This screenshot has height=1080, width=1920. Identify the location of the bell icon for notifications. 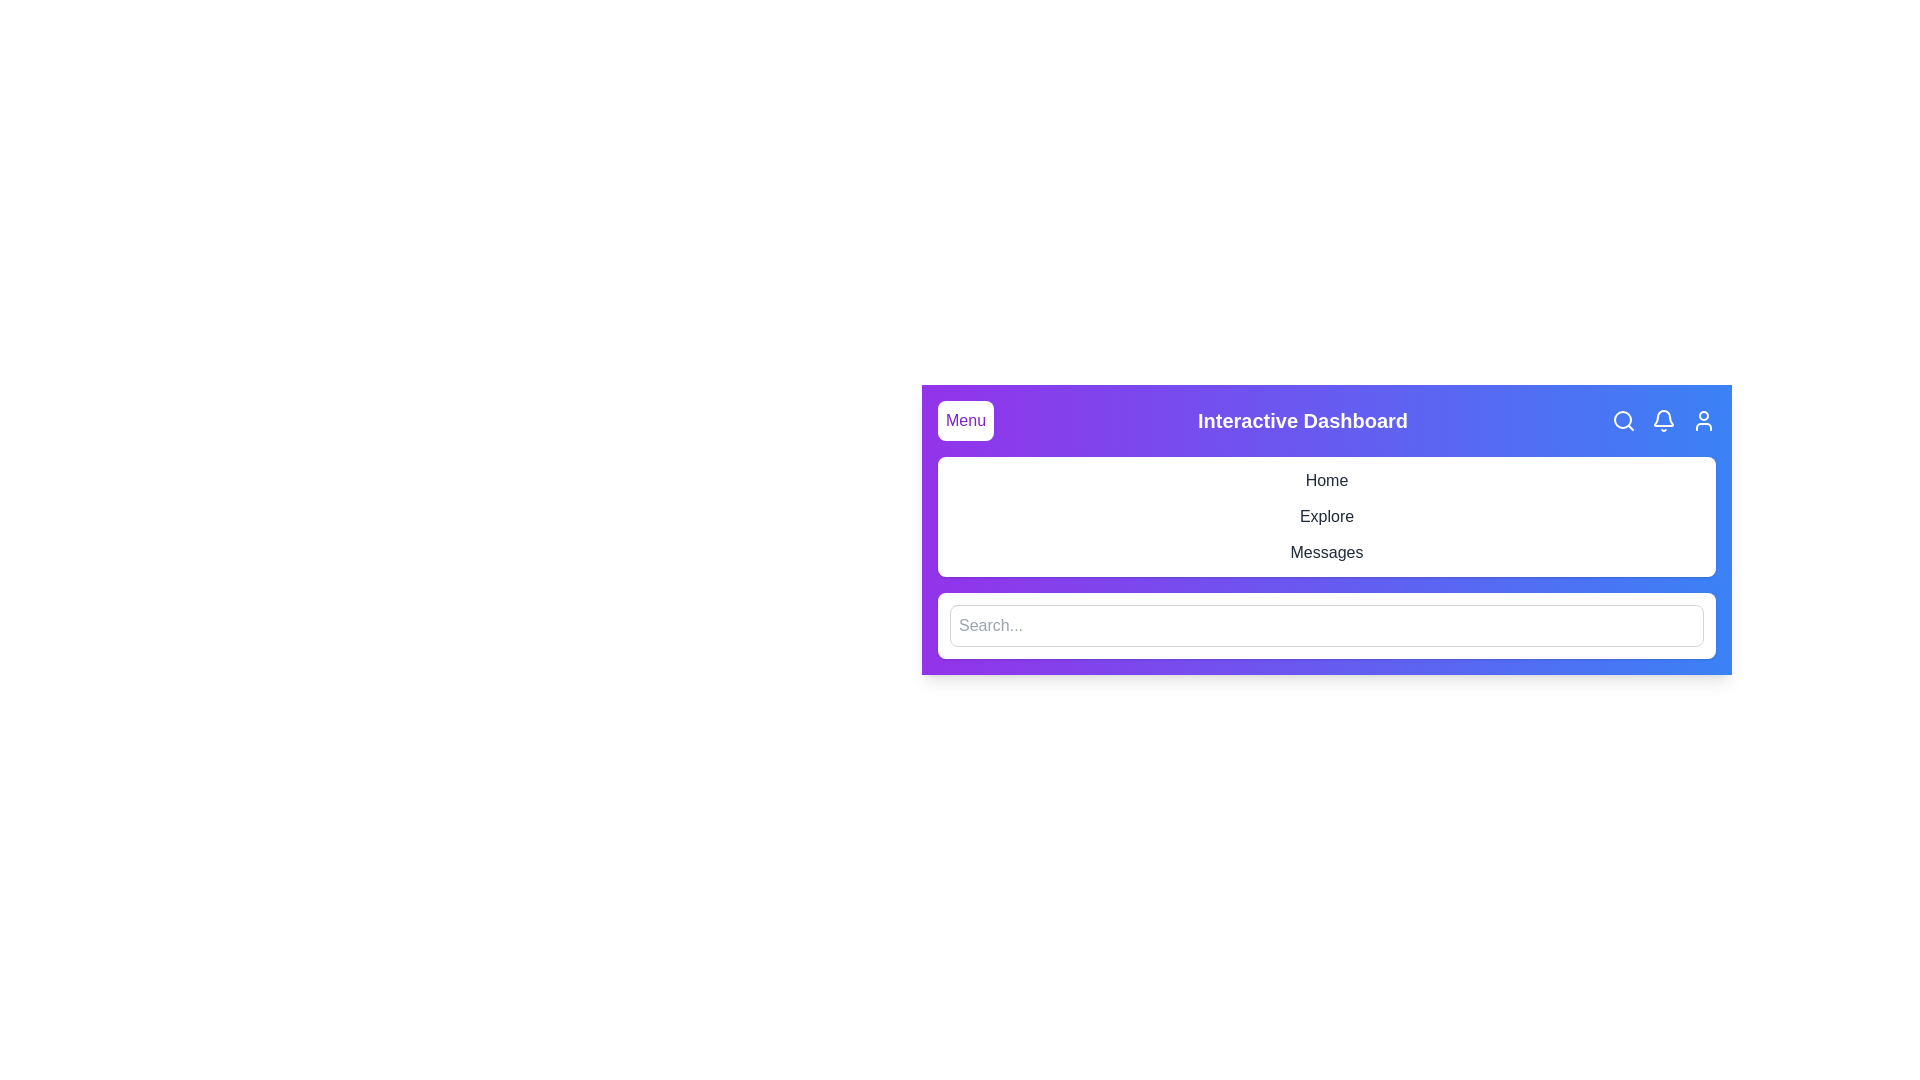
(1664, 419).